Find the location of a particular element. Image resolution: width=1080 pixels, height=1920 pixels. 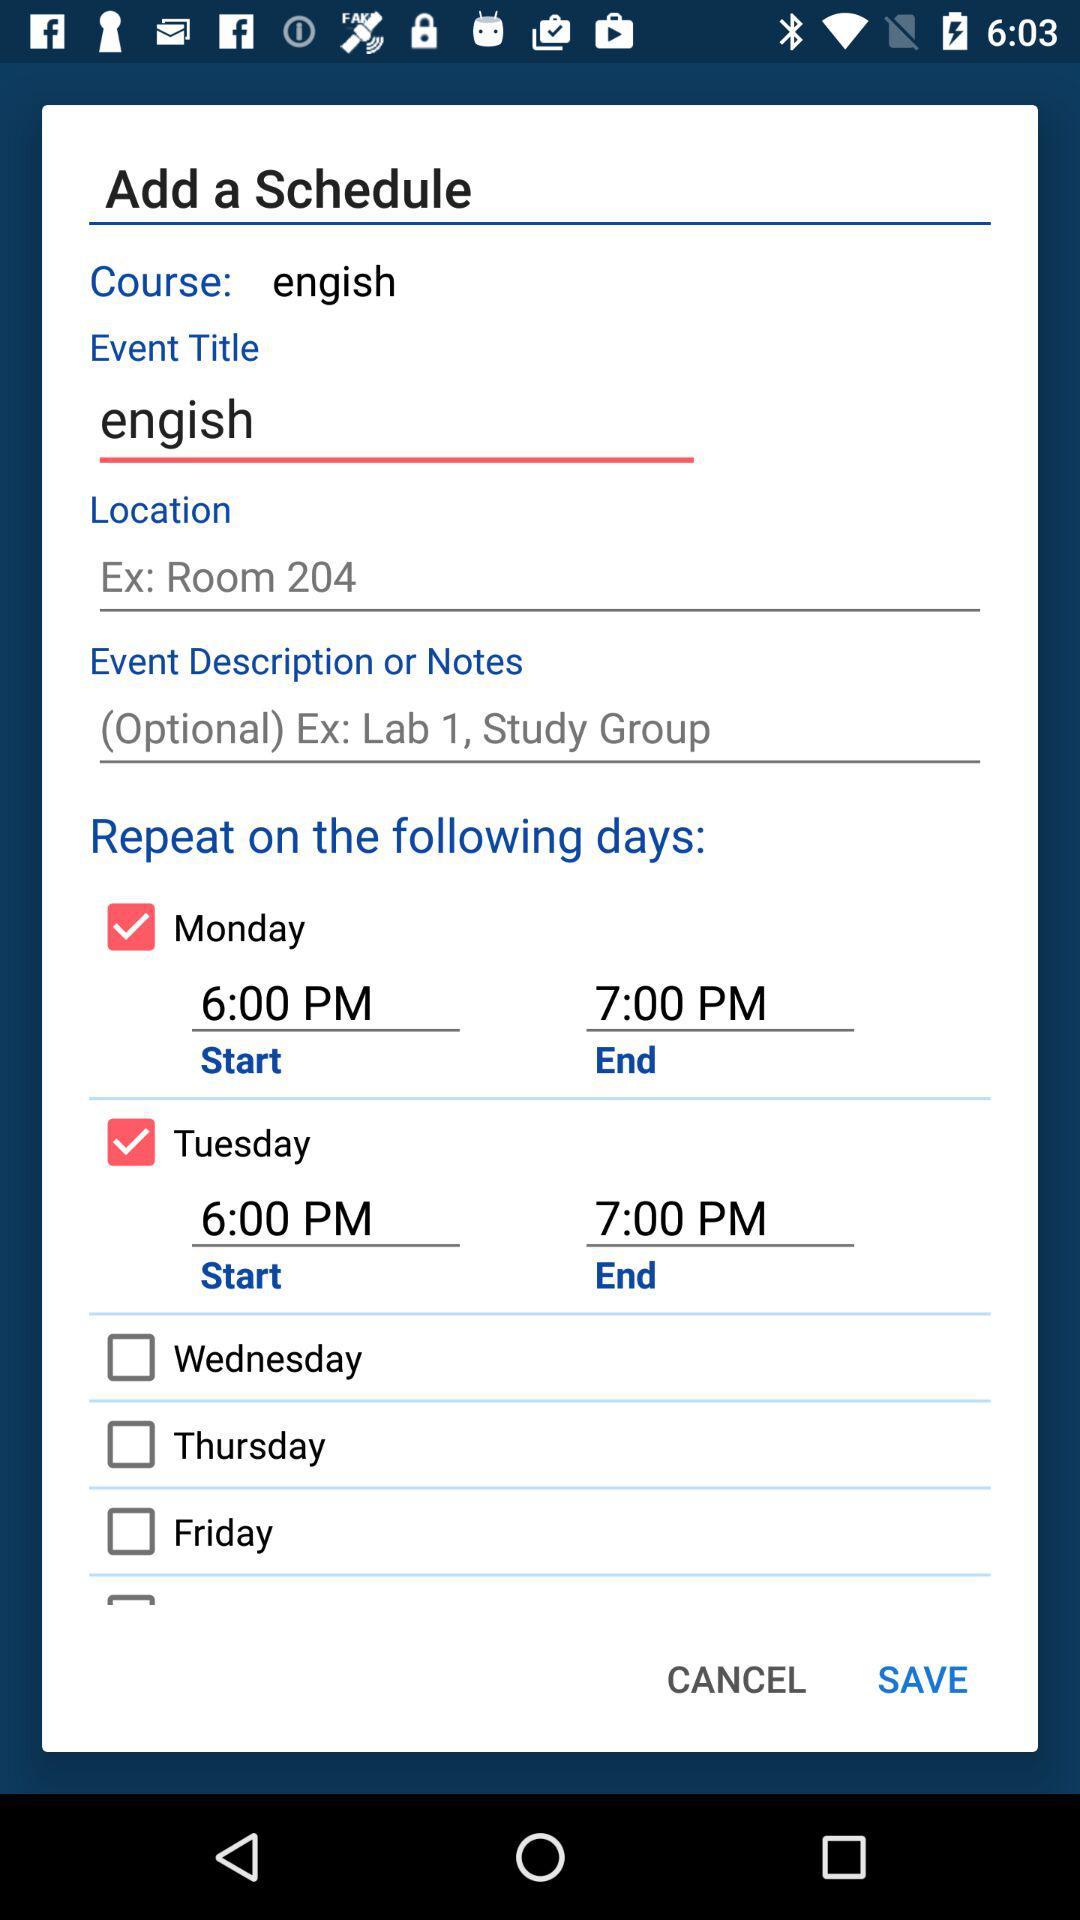

the icon to the left of 7:00 pm item is located at coordinates (197, 925).